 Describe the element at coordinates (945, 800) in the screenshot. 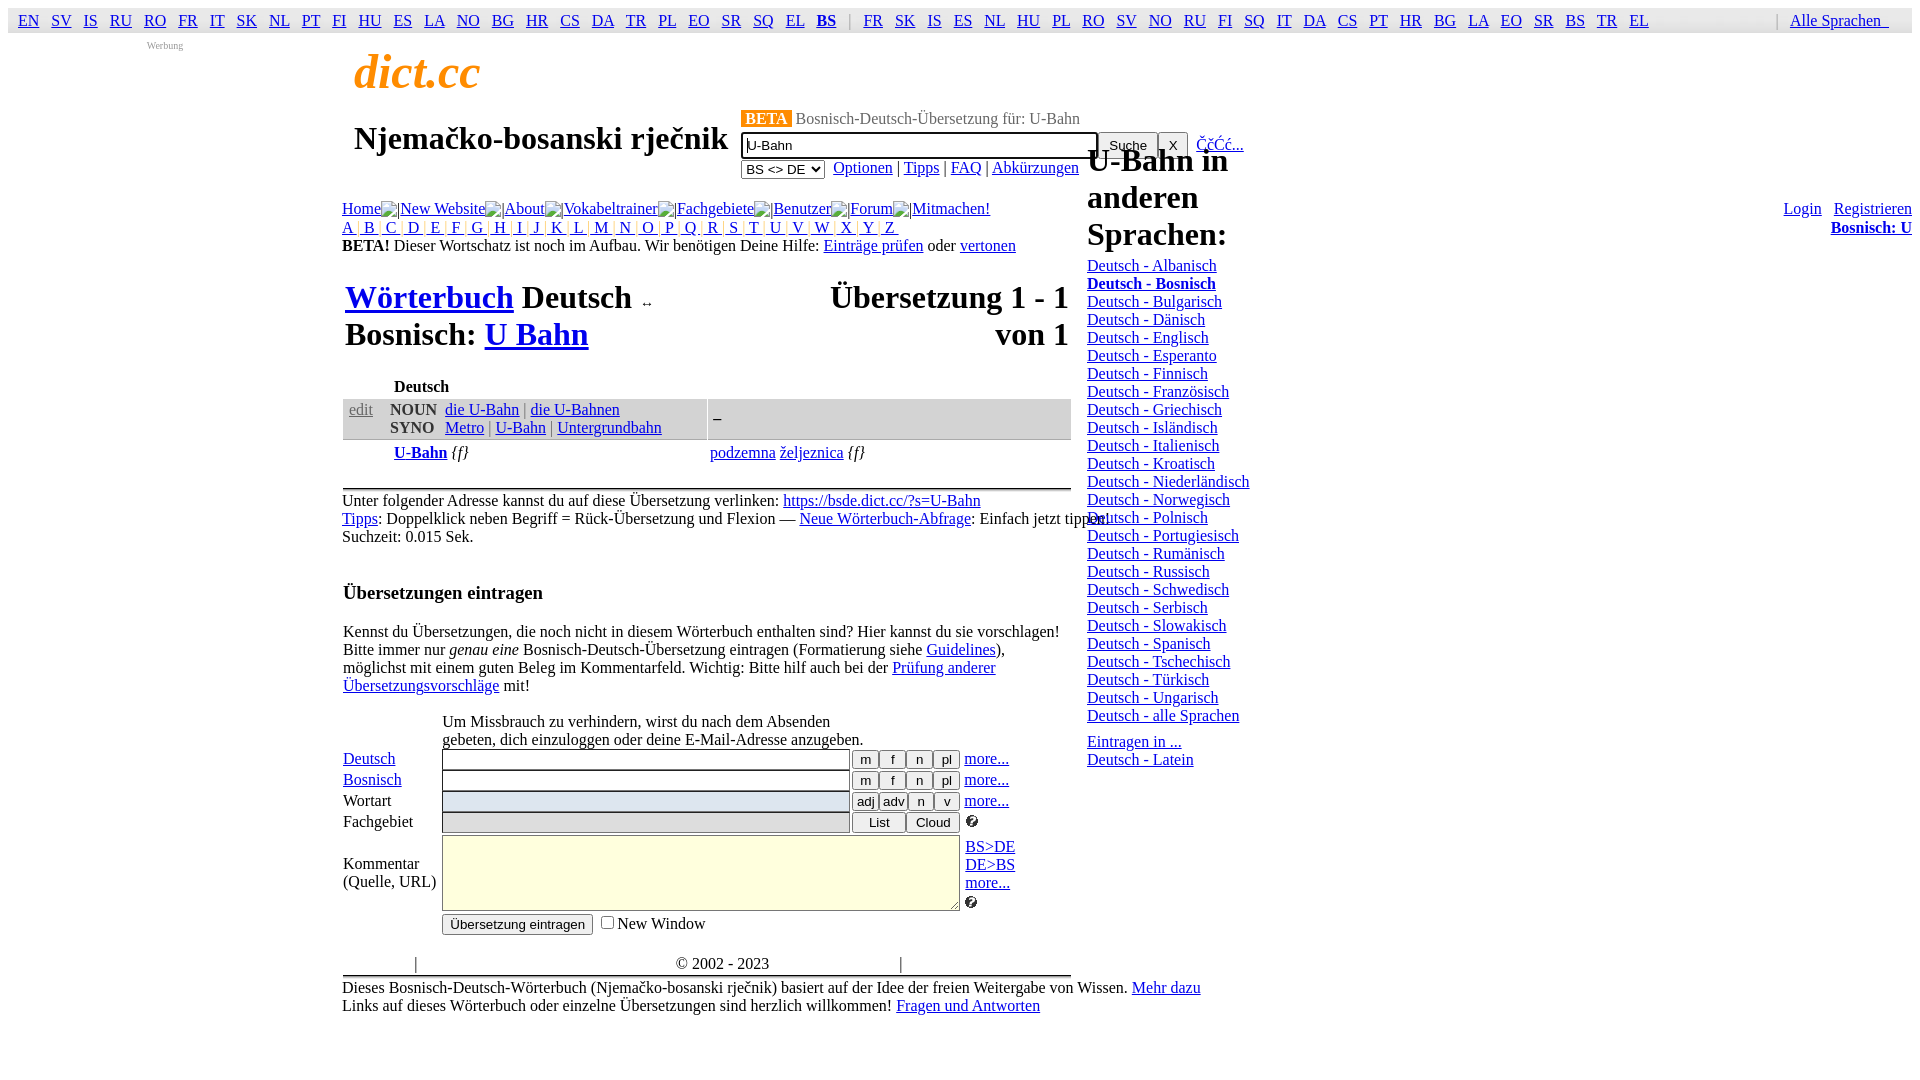

I see `'v'` at that location.